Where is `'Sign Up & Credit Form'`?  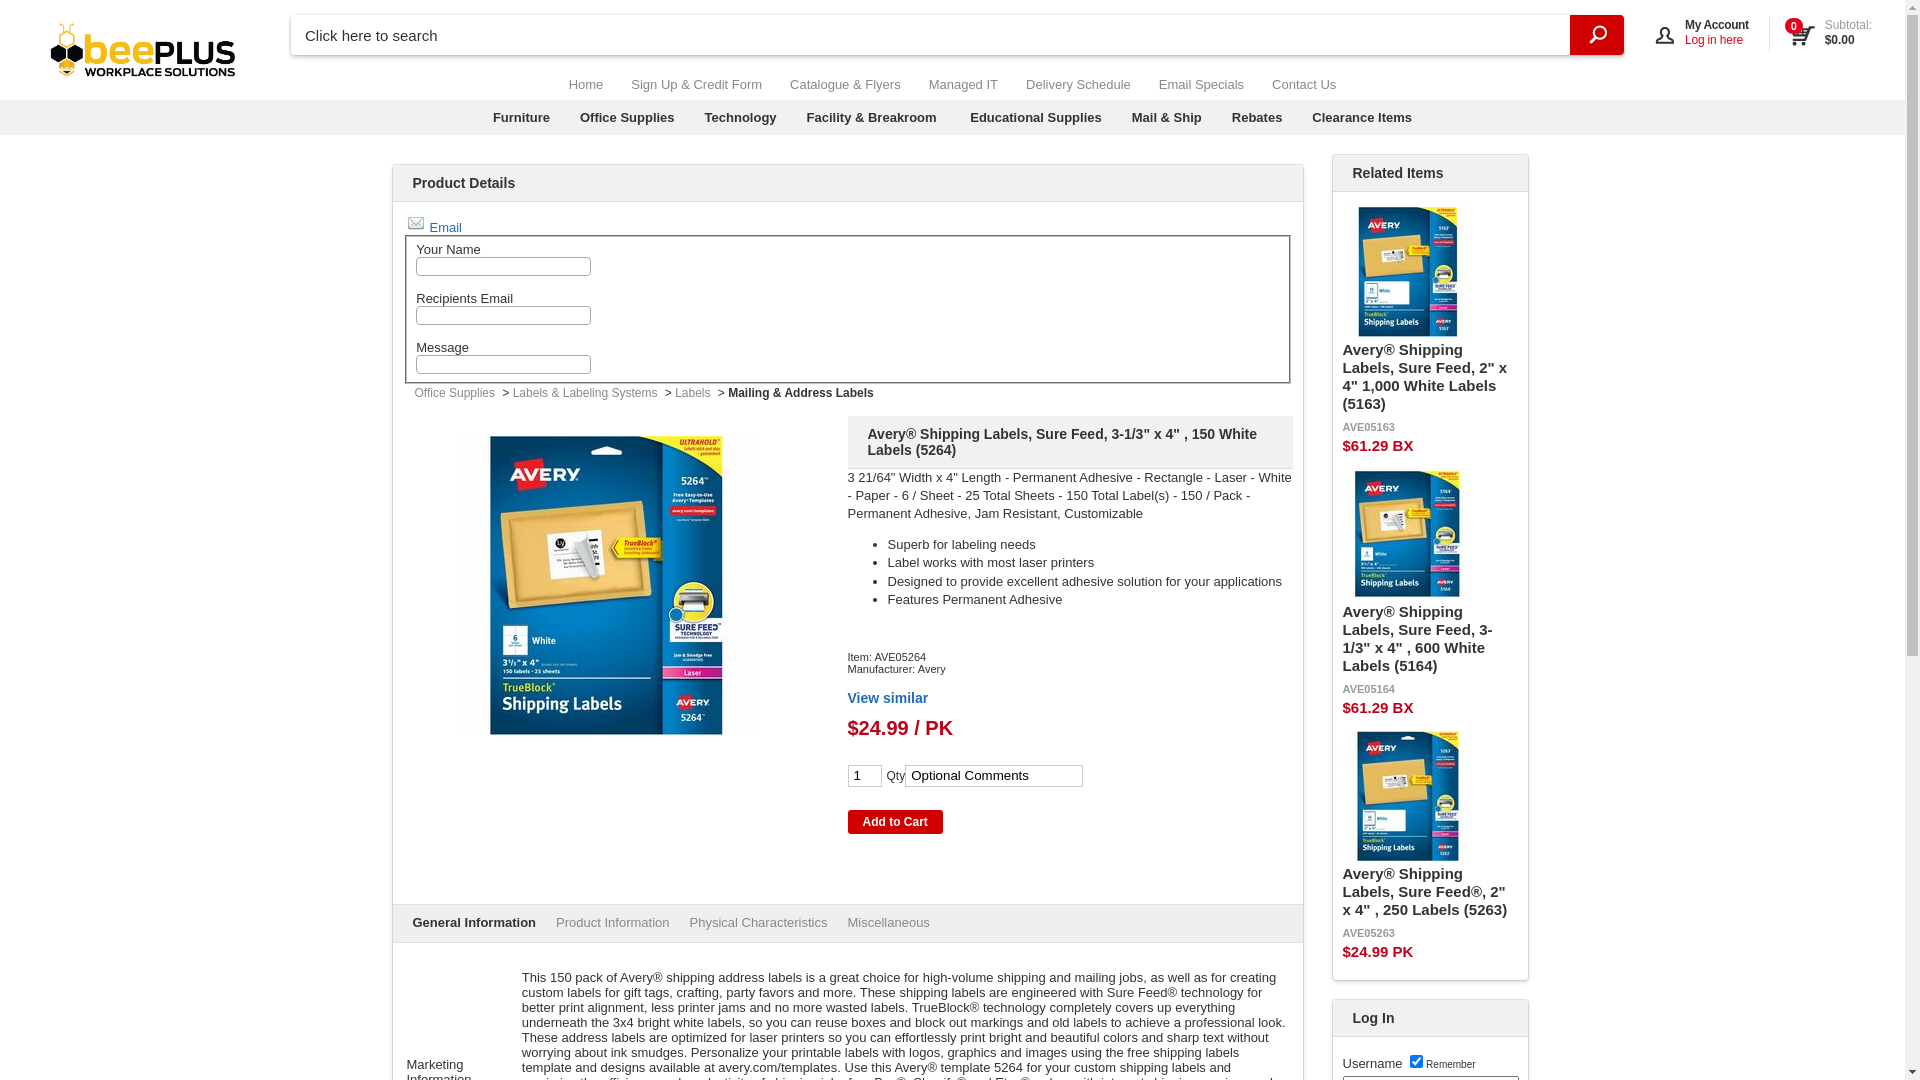
'Sign Up & Credit Form' is located at coordinates (696, 83).